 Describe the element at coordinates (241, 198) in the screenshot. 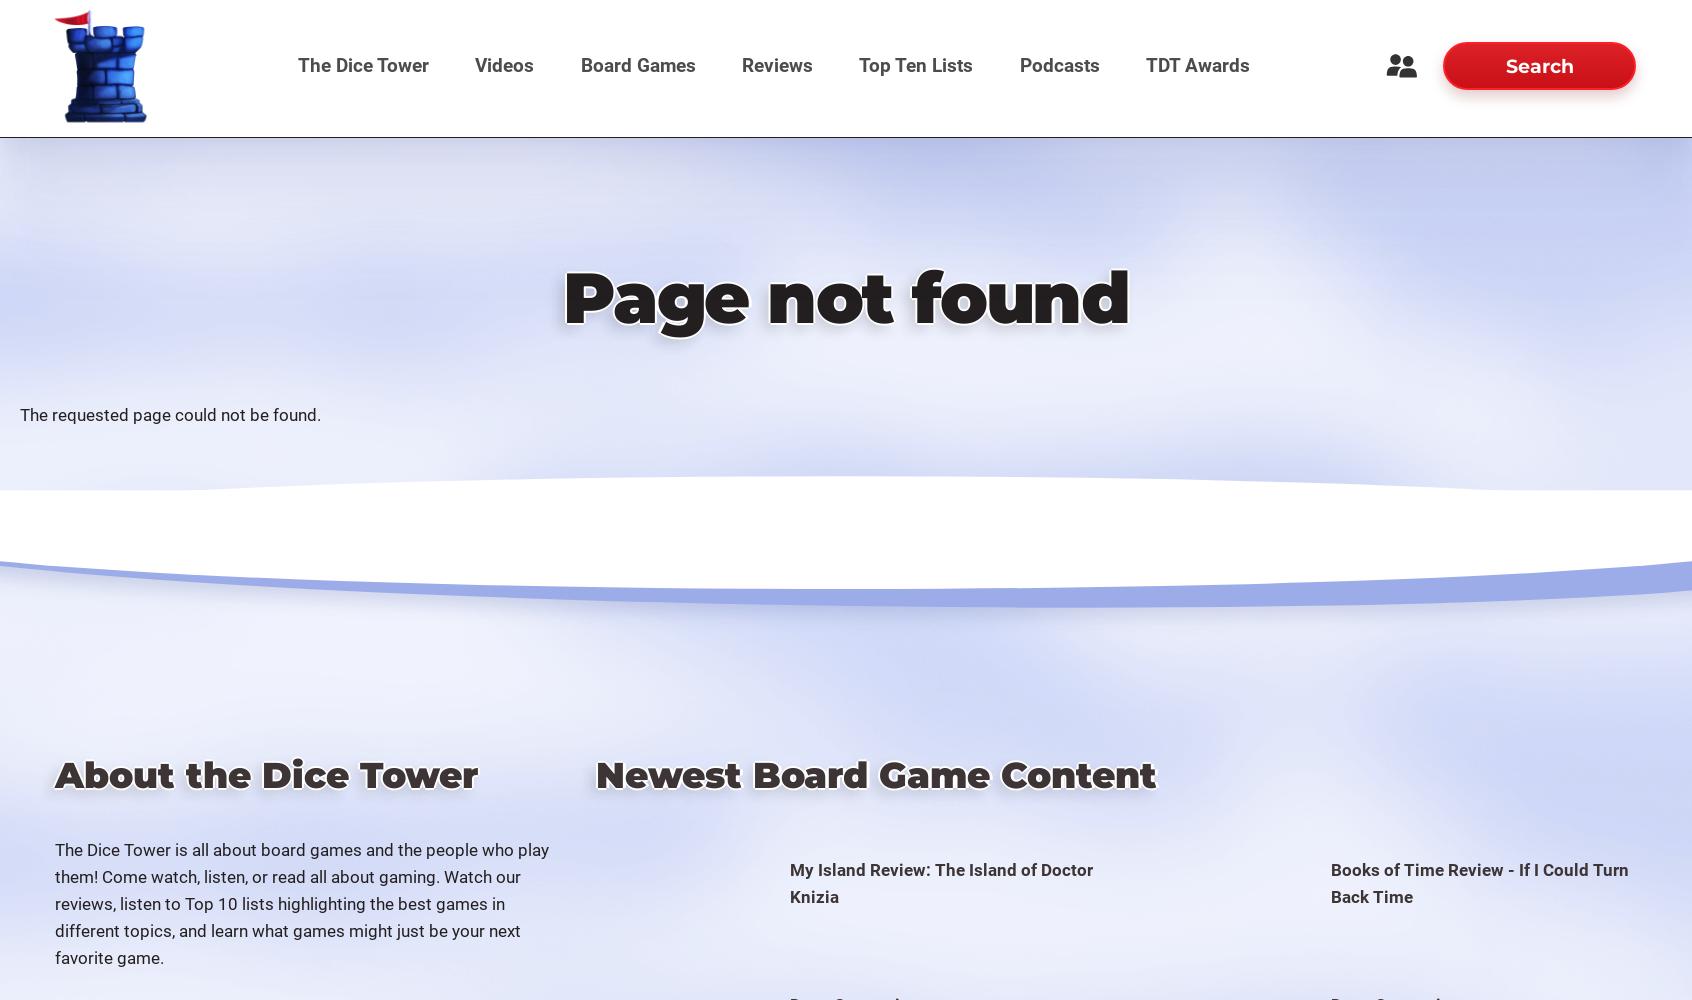

I see `'Forums'` at that location.